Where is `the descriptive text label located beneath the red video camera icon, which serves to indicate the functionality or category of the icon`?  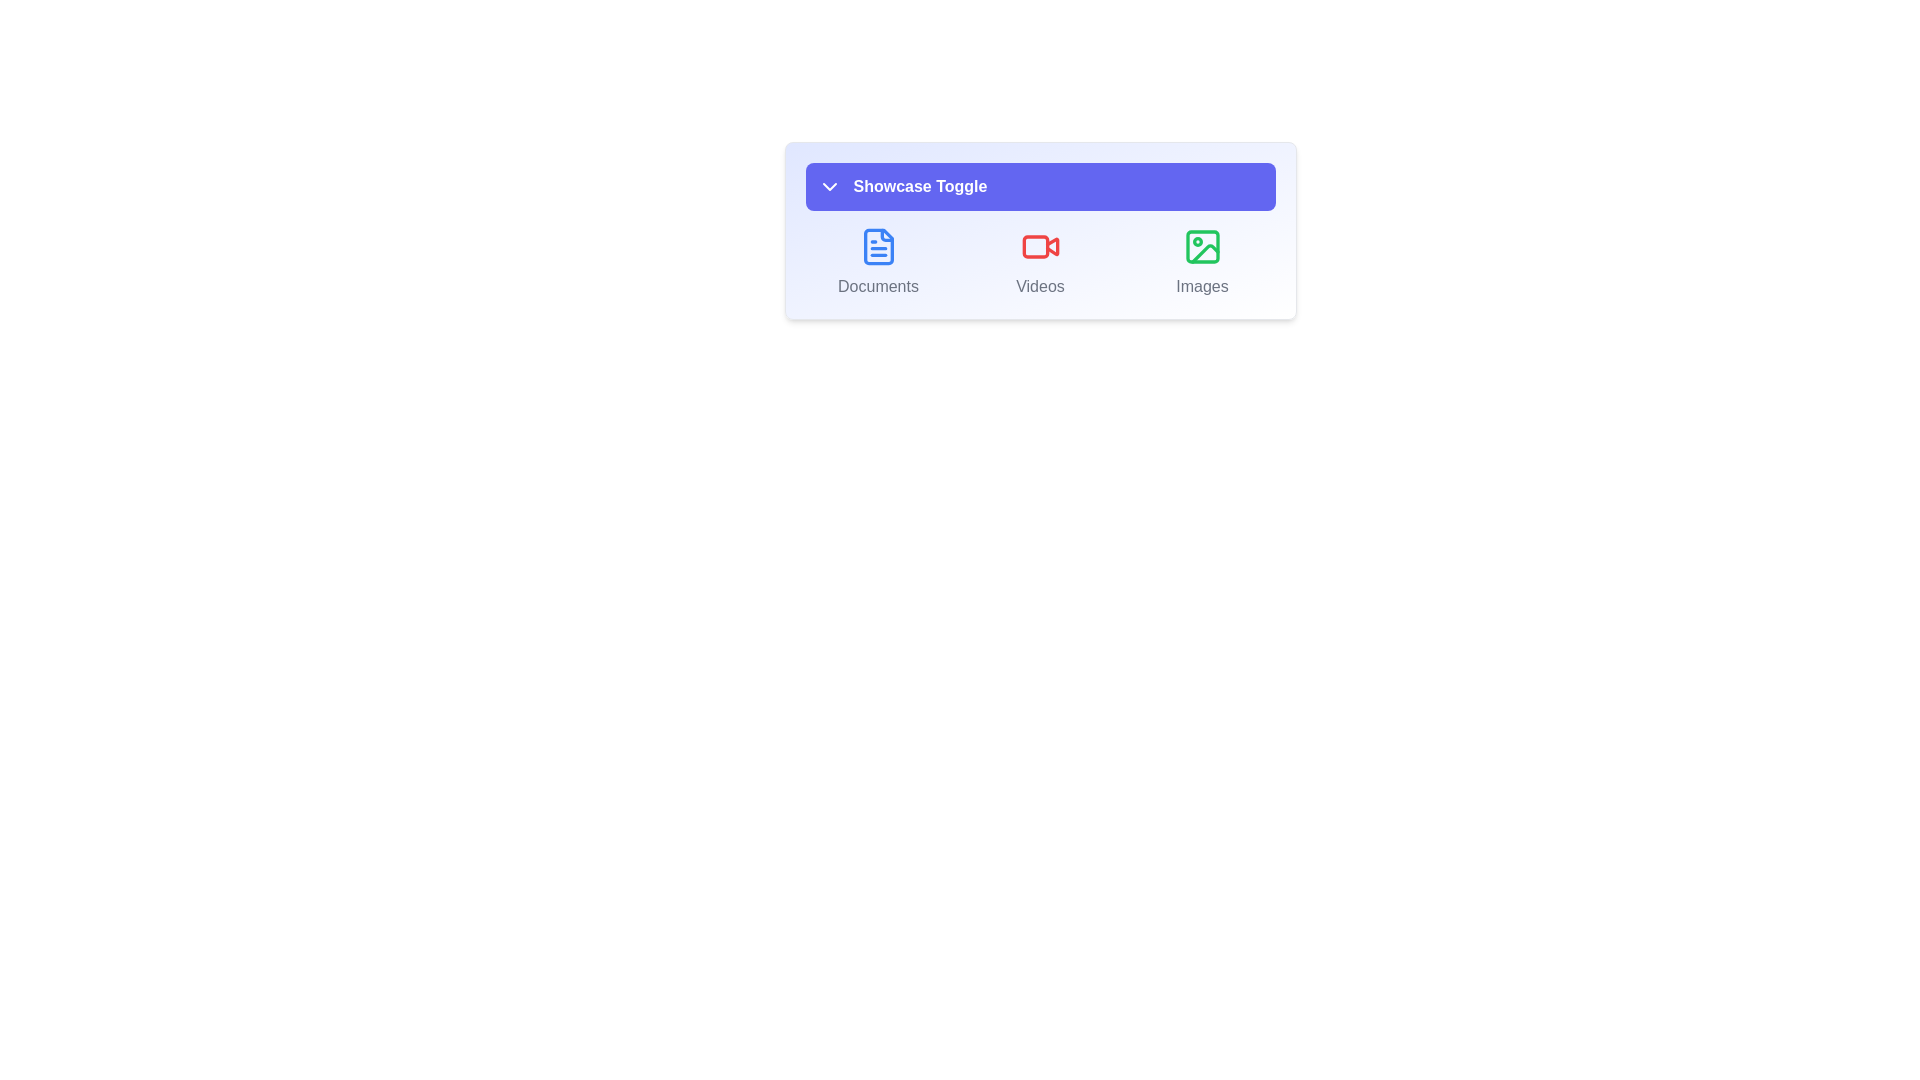
the descriptive text label located beneath the red video camera icon, which serves to indicate the functionality or category of the icon is located at coordinates (1040, 286).